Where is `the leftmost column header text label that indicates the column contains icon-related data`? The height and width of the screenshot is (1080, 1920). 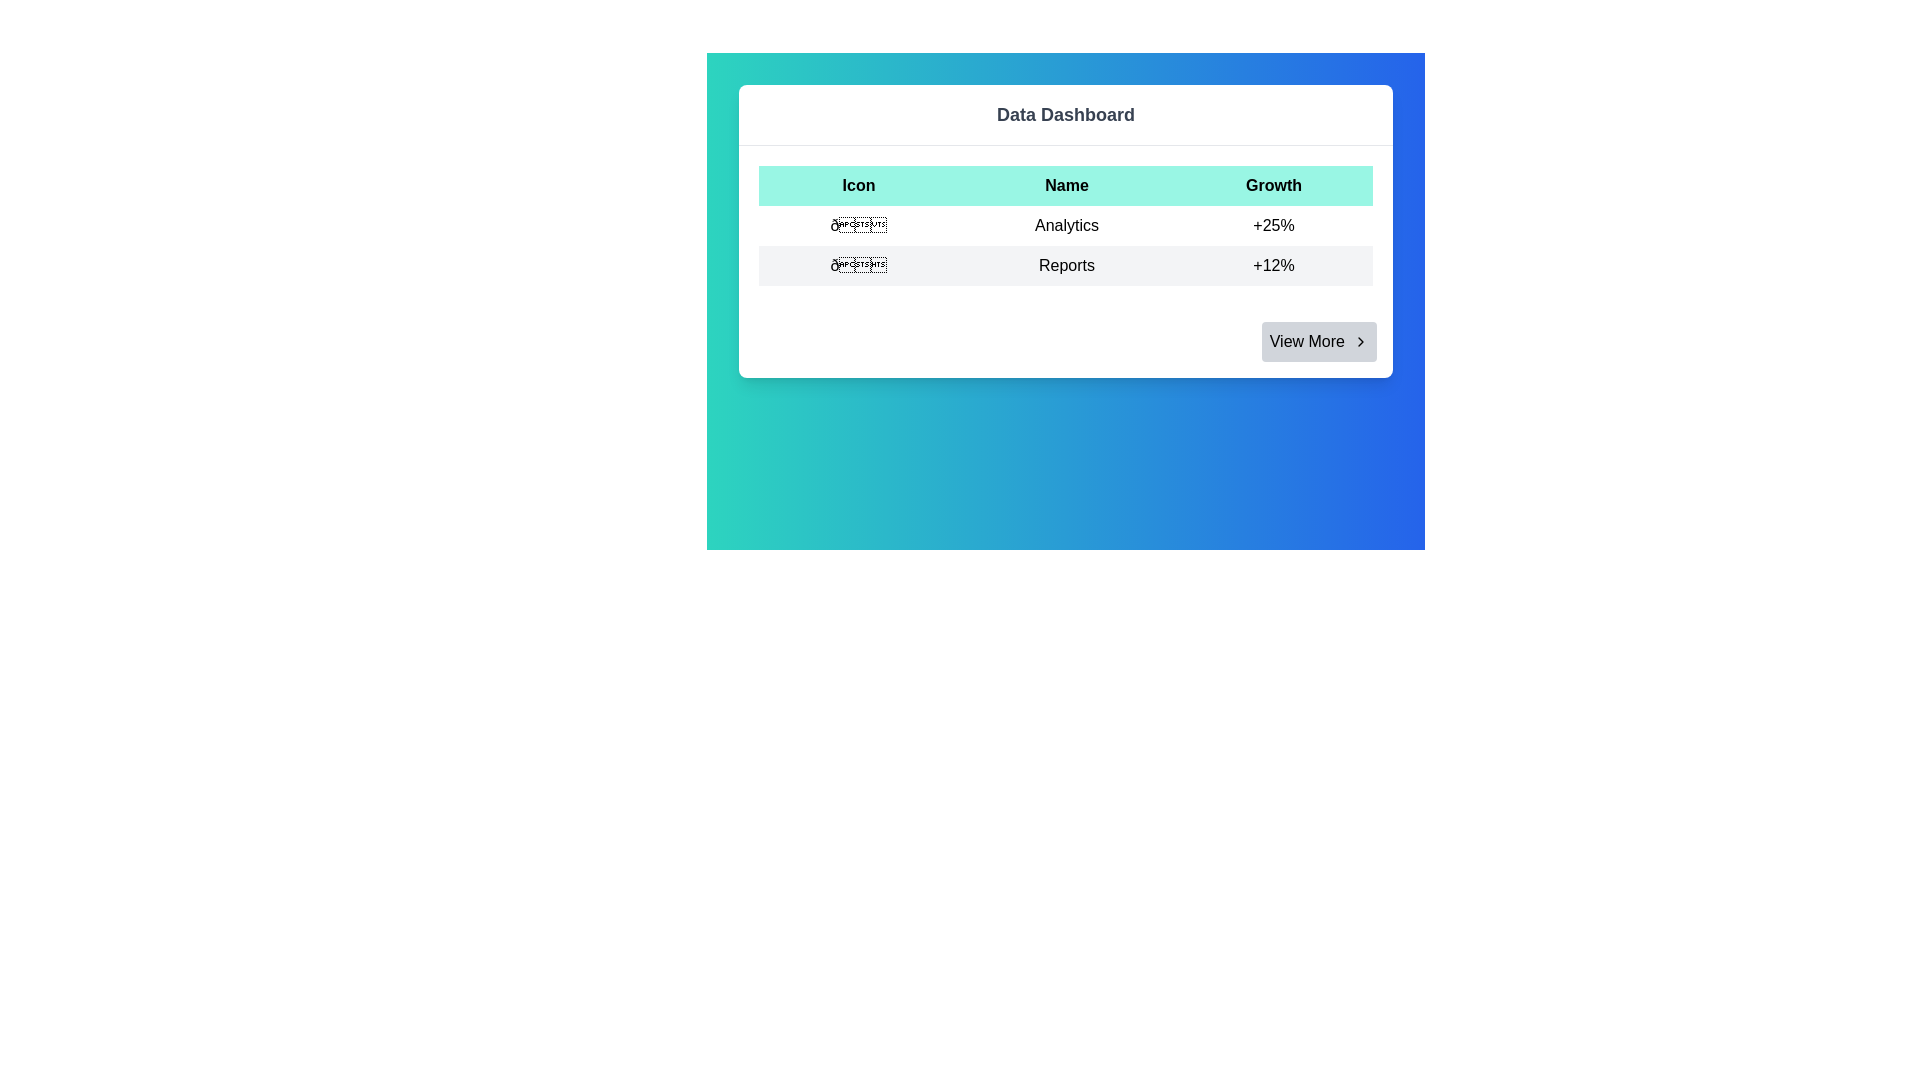 the leftmost column header text label that indicates the column contains icon-related data is located at coordinates (859, 185).